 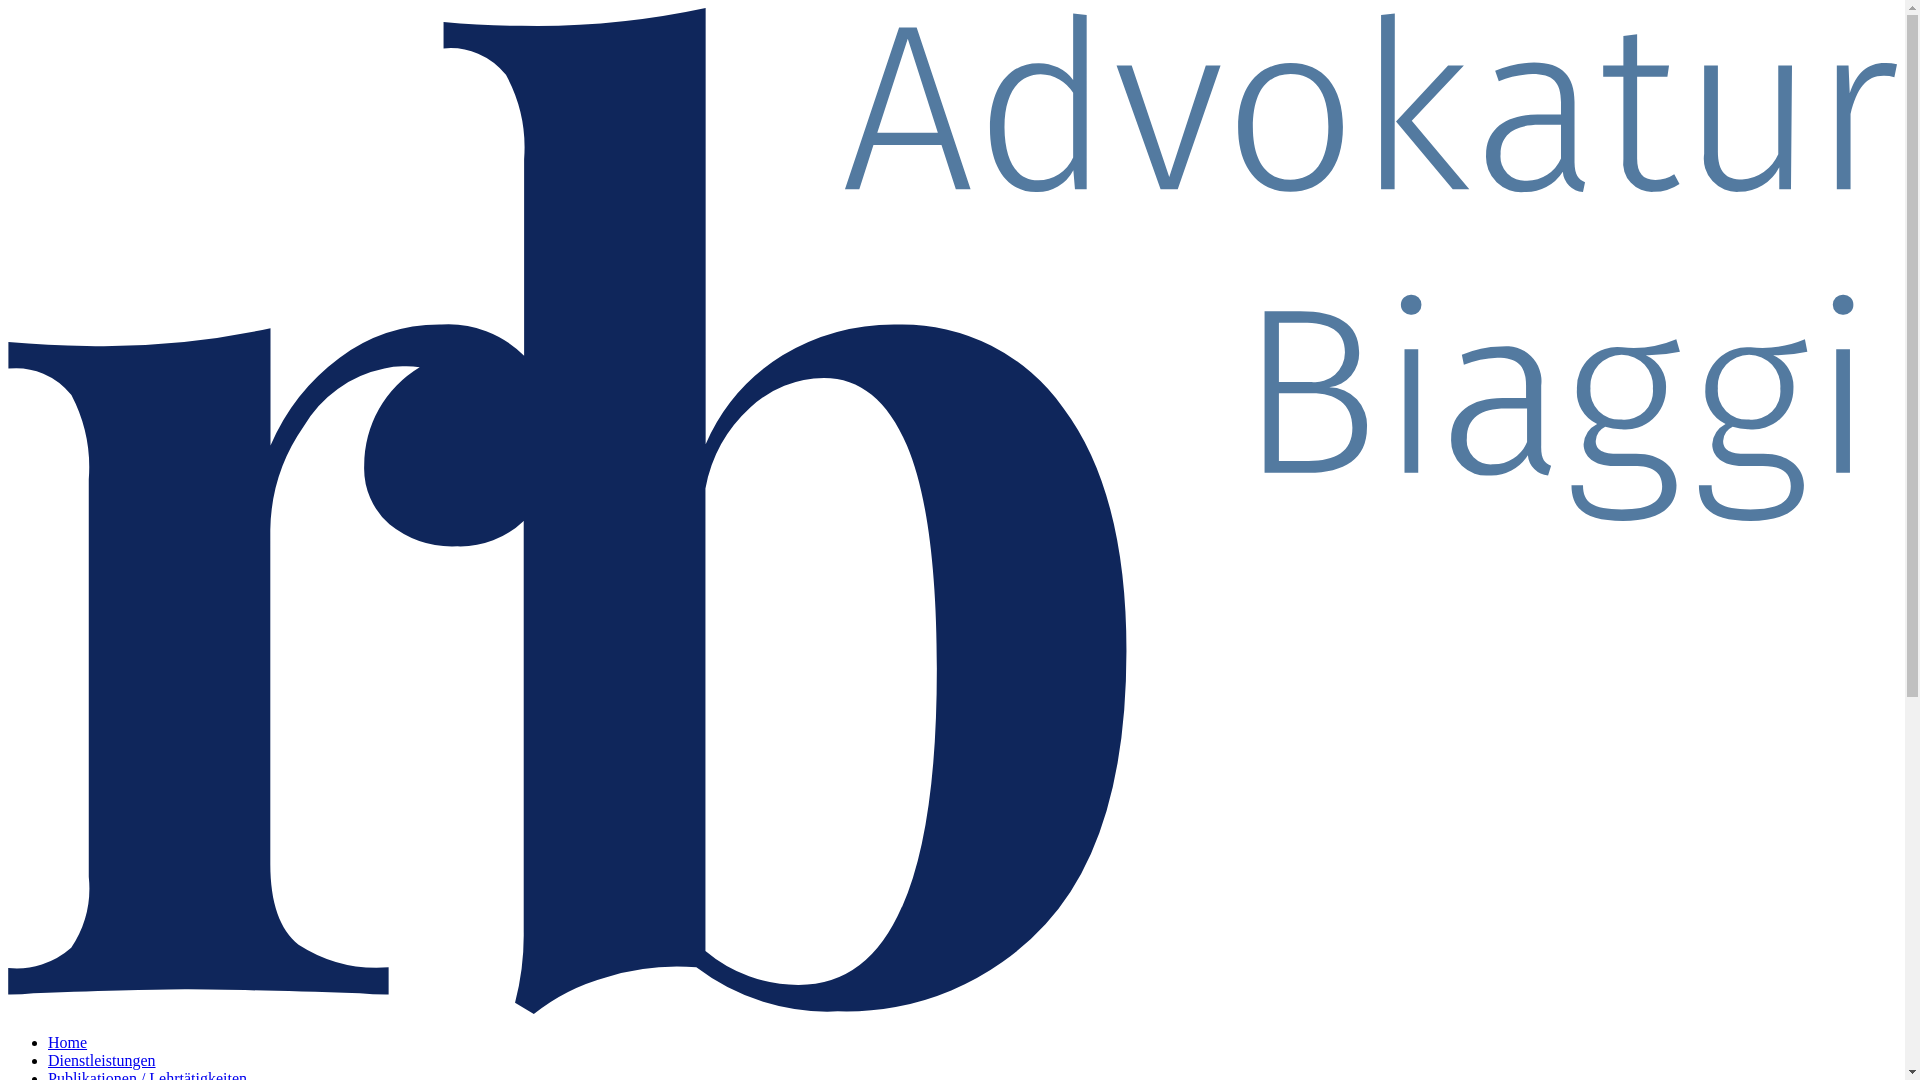 I want to click on 'Home', so click(x=67, y=1041).